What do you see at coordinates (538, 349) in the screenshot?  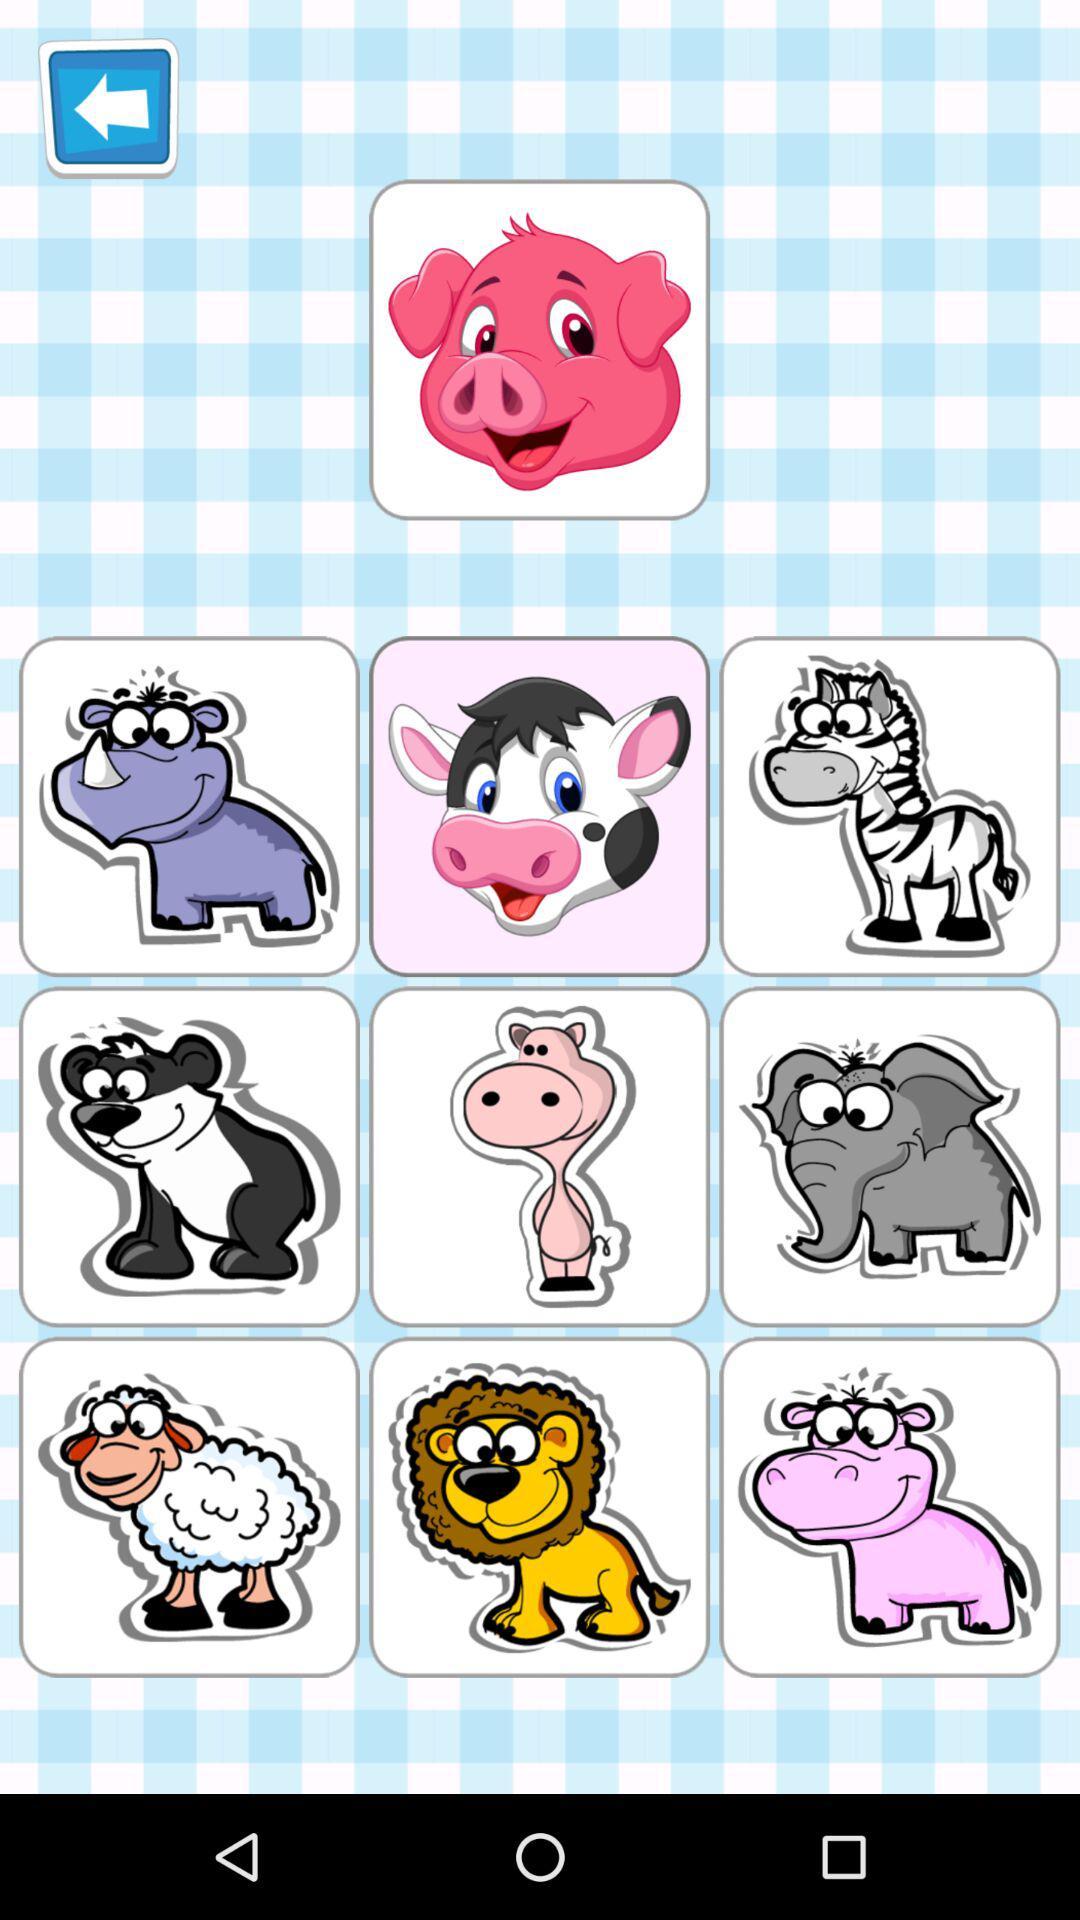 I see `avatar selection` at bounding box center [538, 349].